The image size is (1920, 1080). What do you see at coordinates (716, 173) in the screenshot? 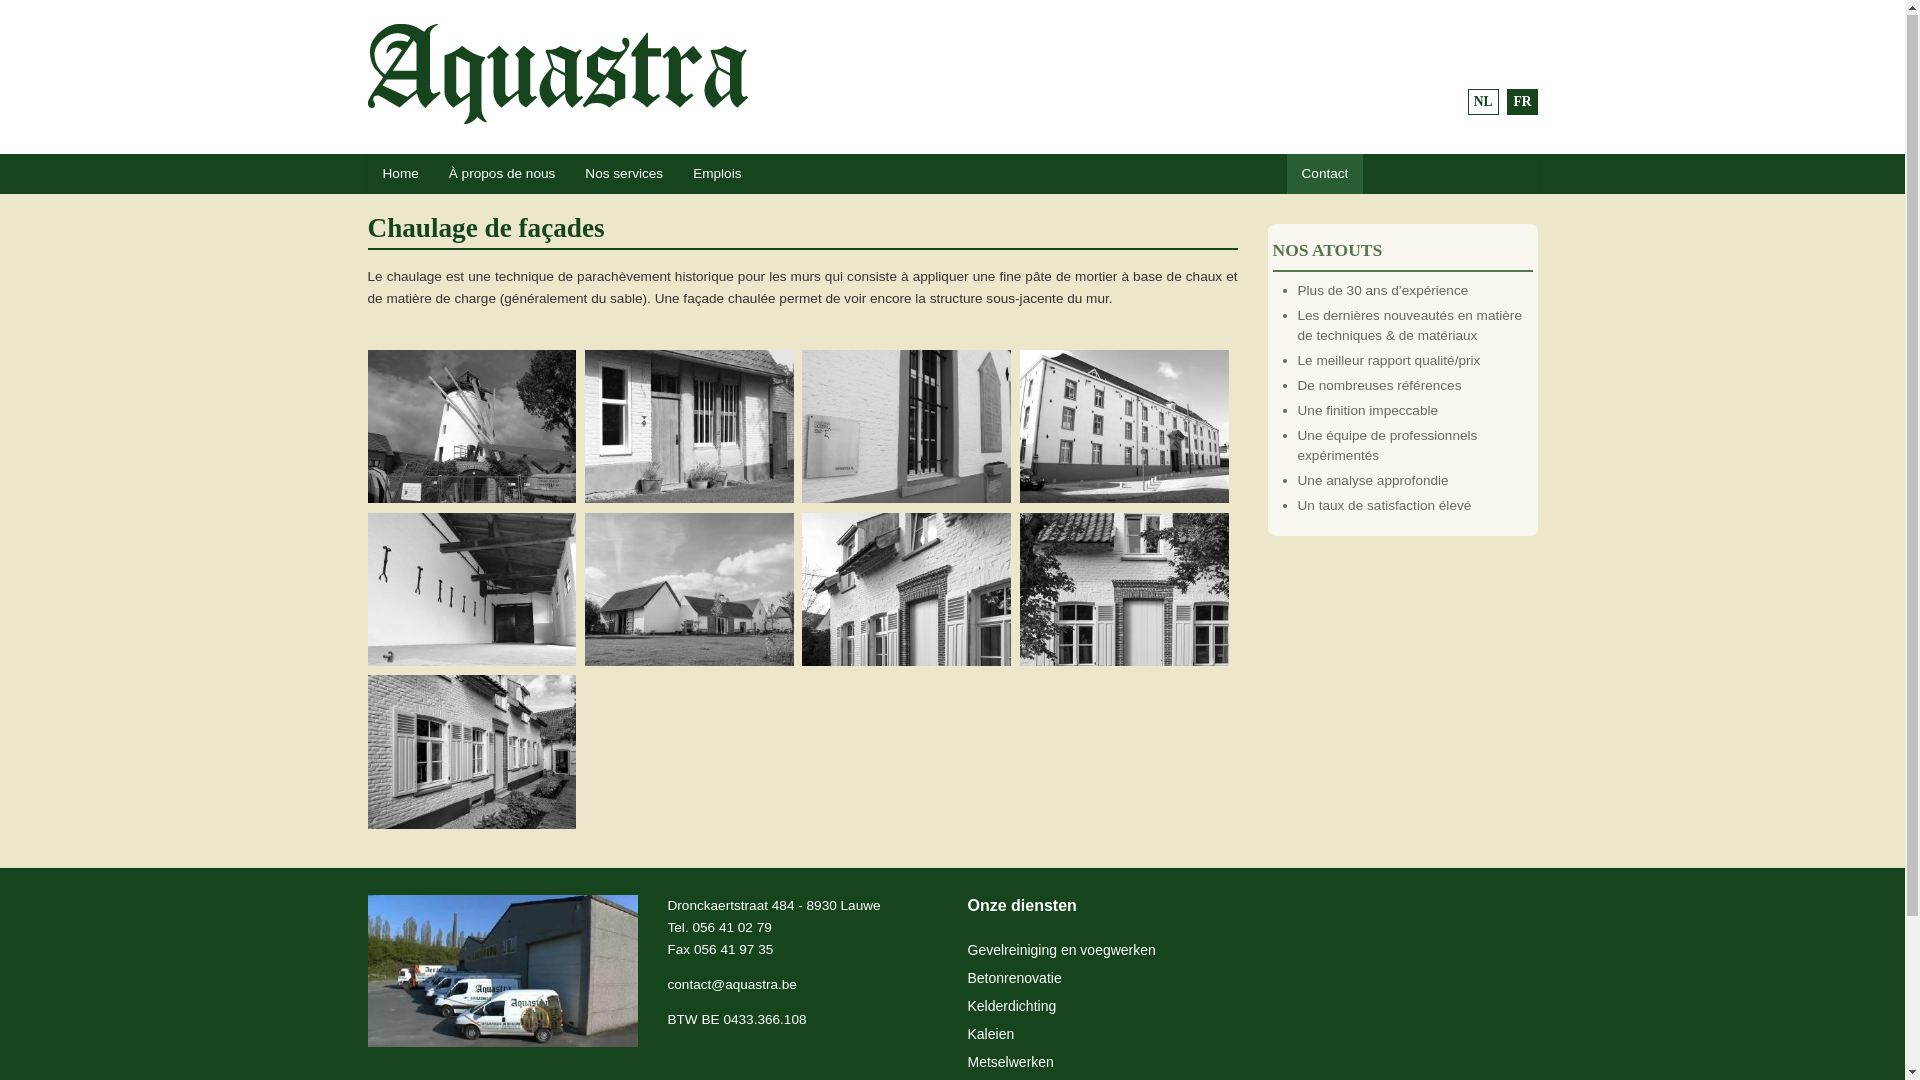
I see `'Emplois'` at bounding box center [716, 173].